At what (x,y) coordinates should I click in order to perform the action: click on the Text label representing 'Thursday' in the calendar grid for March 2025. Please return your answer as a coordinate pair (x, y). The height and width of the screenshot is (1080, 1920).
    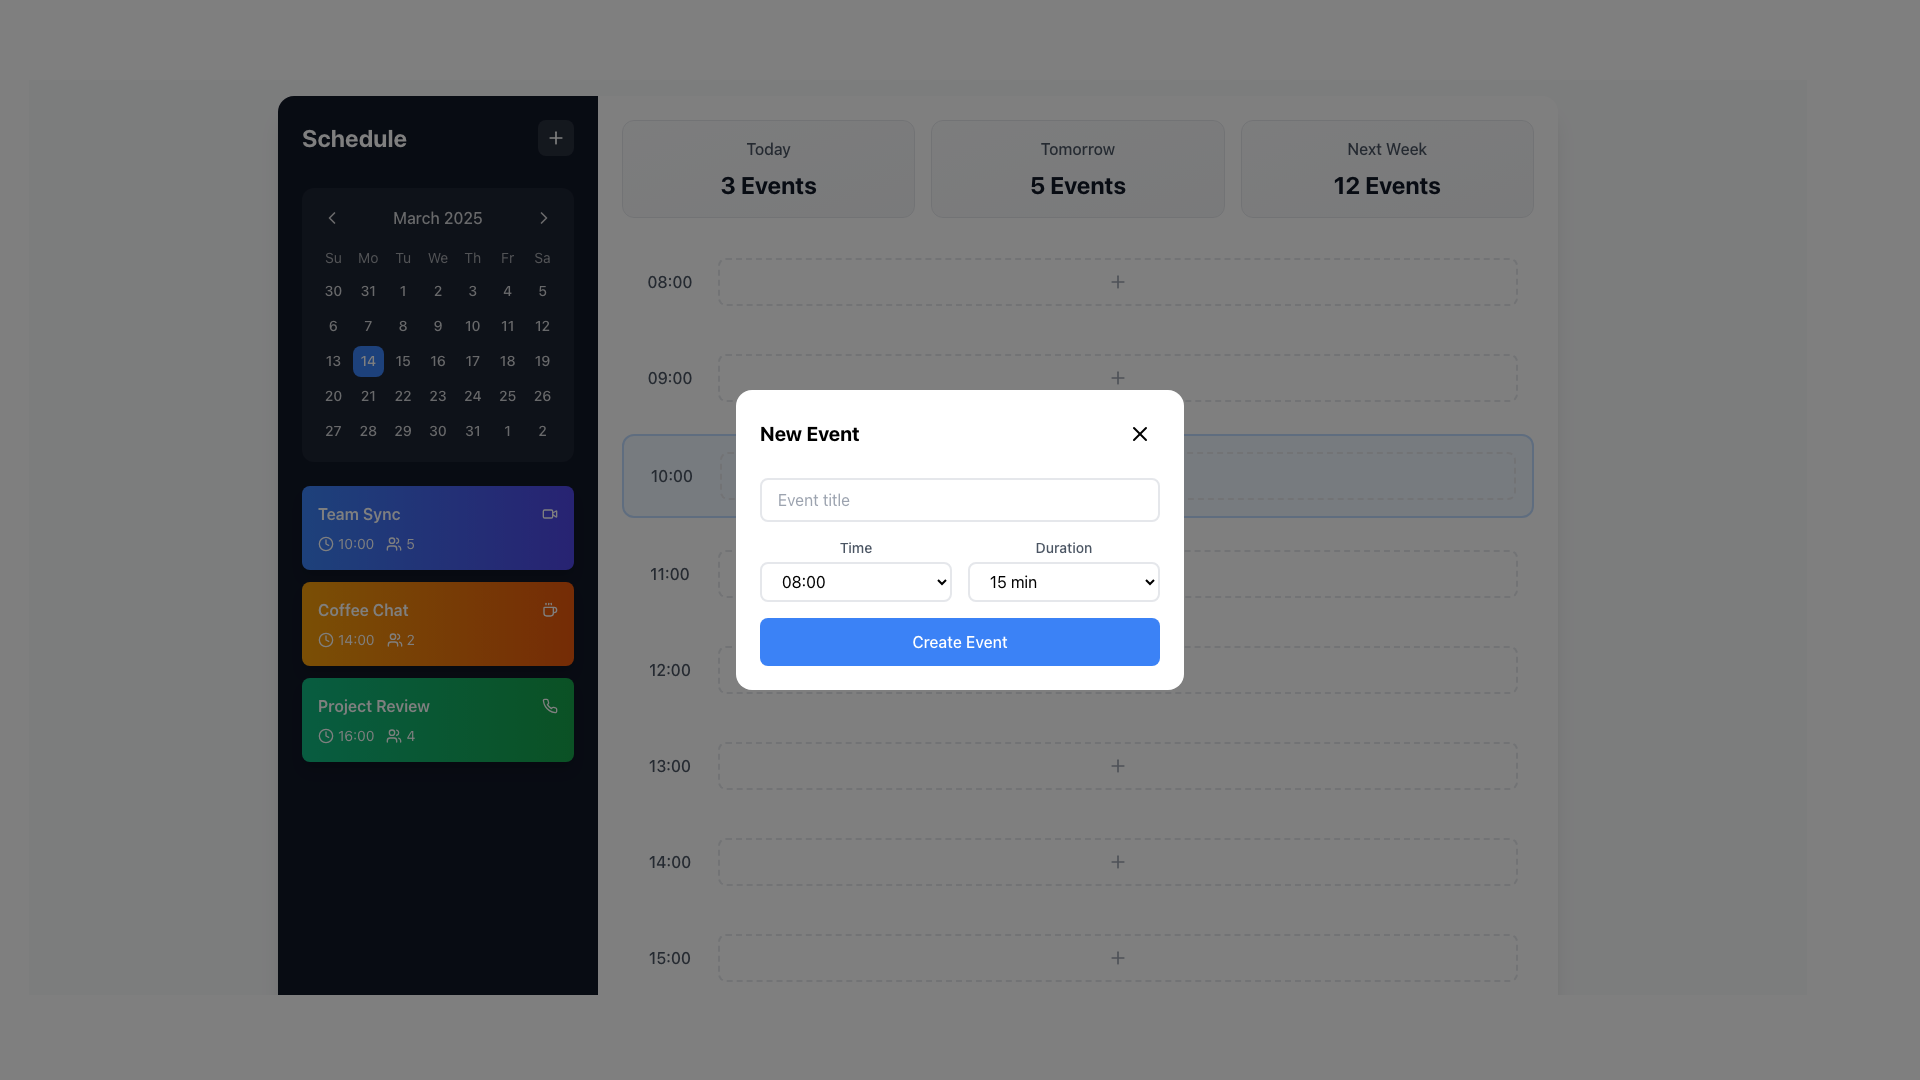
    Looking at the image, I should click on (471, 257).